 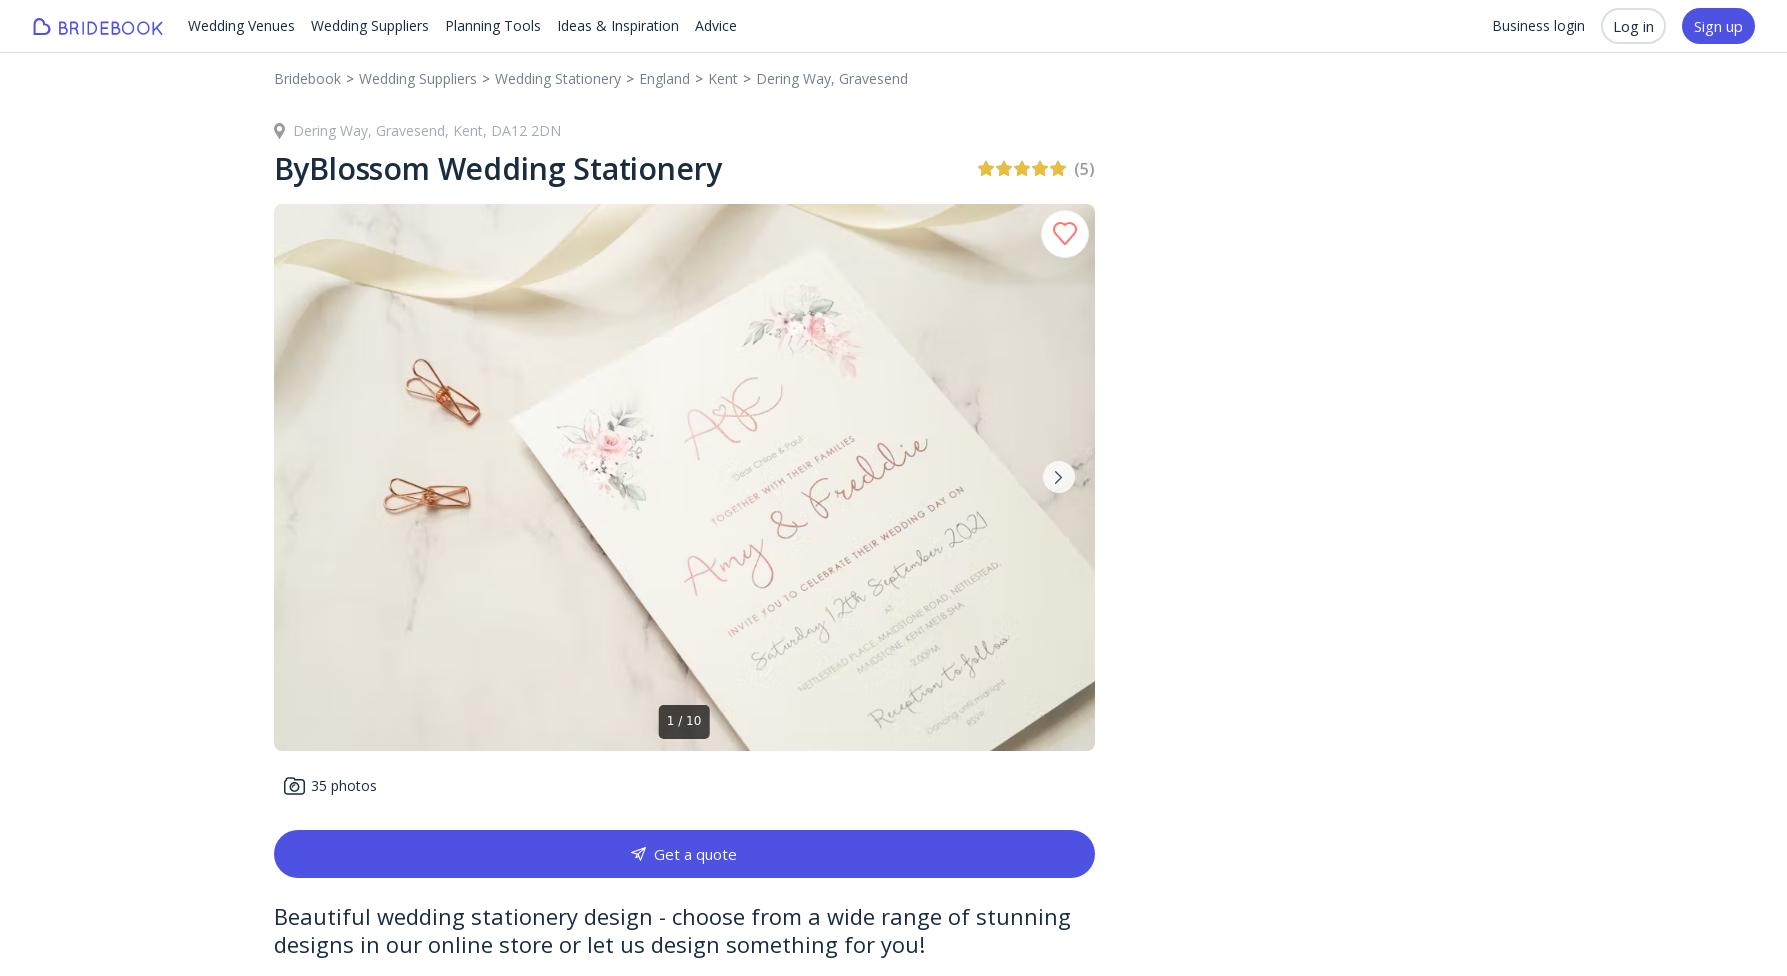 I want to click on 'ByBlossom Wedding Stationery', so click(x=272, y=167).